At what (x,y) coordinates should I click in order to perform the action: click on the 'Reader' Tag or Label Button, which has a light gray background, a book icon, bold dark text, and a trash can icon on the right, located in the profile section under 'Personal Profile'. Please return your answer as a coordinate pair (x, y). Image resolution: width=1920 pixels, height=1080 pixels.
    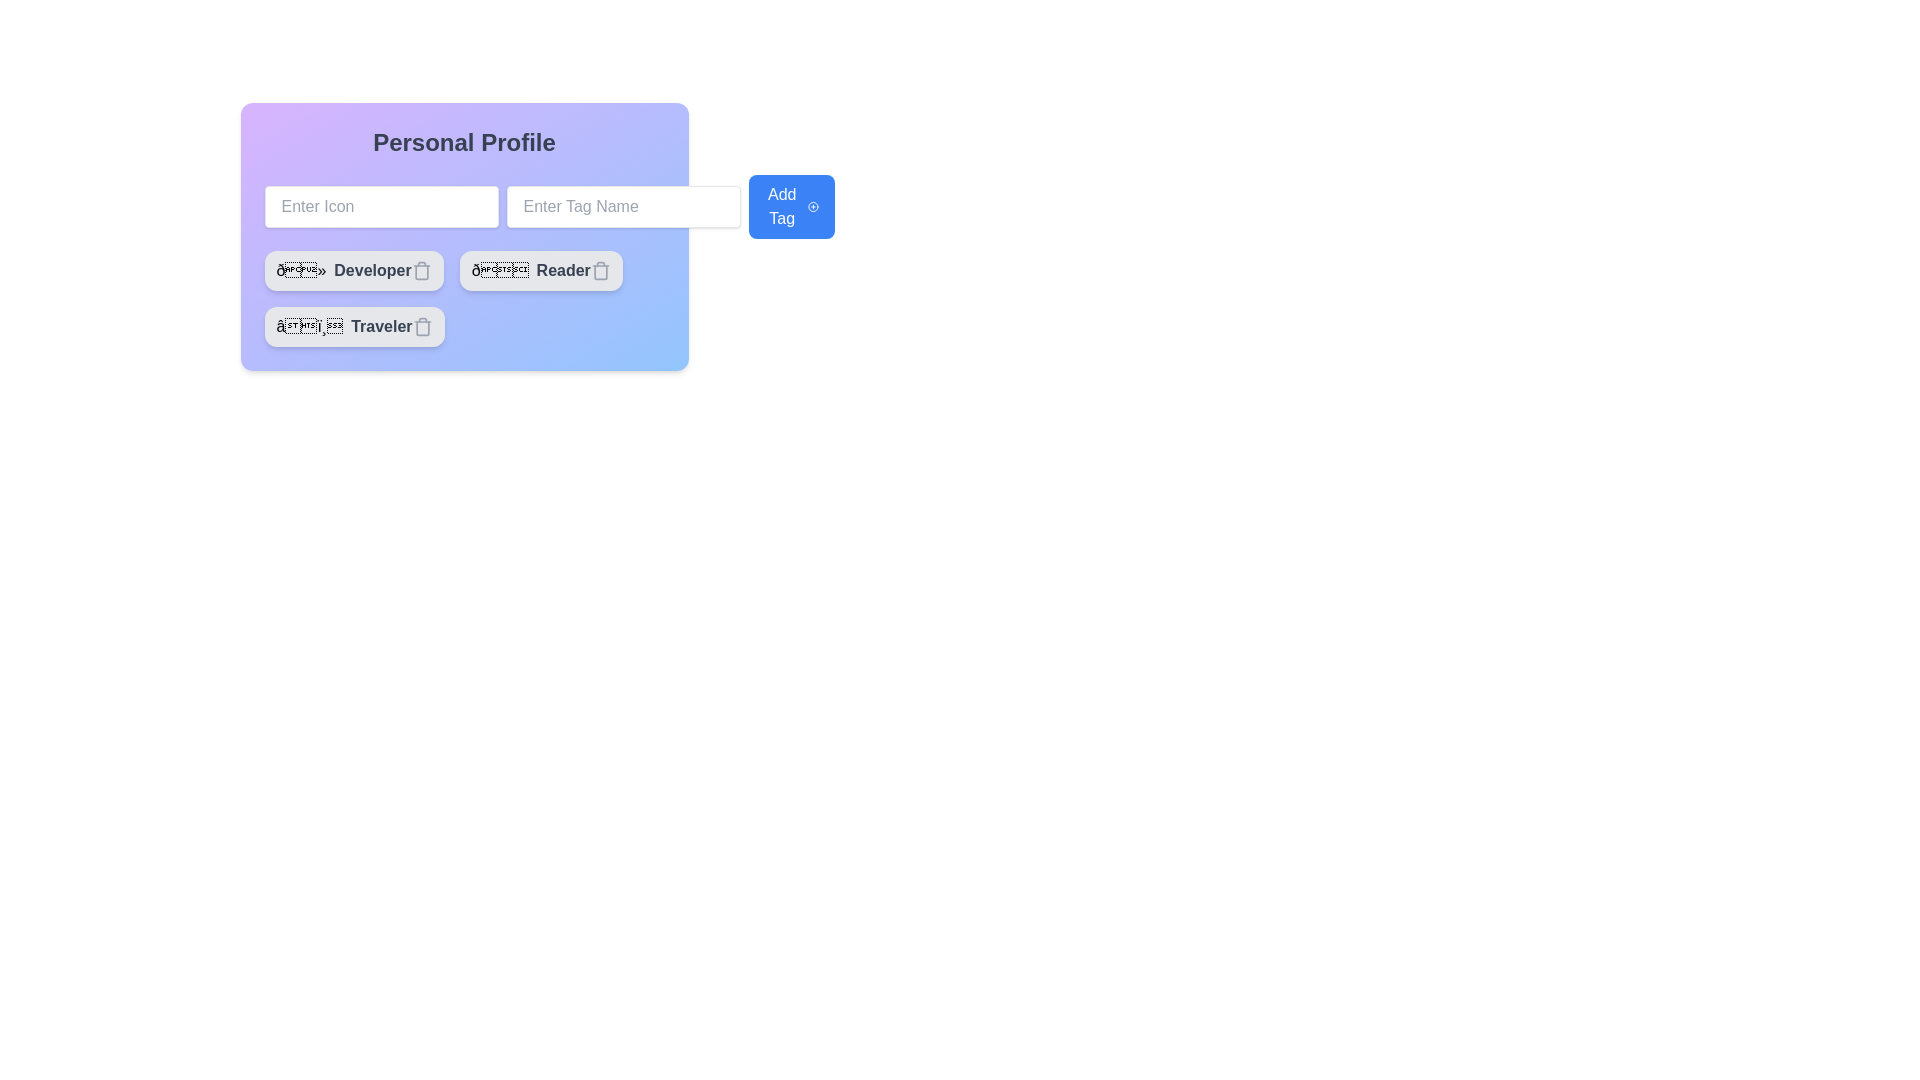
    Looking at the image, I should click on (541, 270).